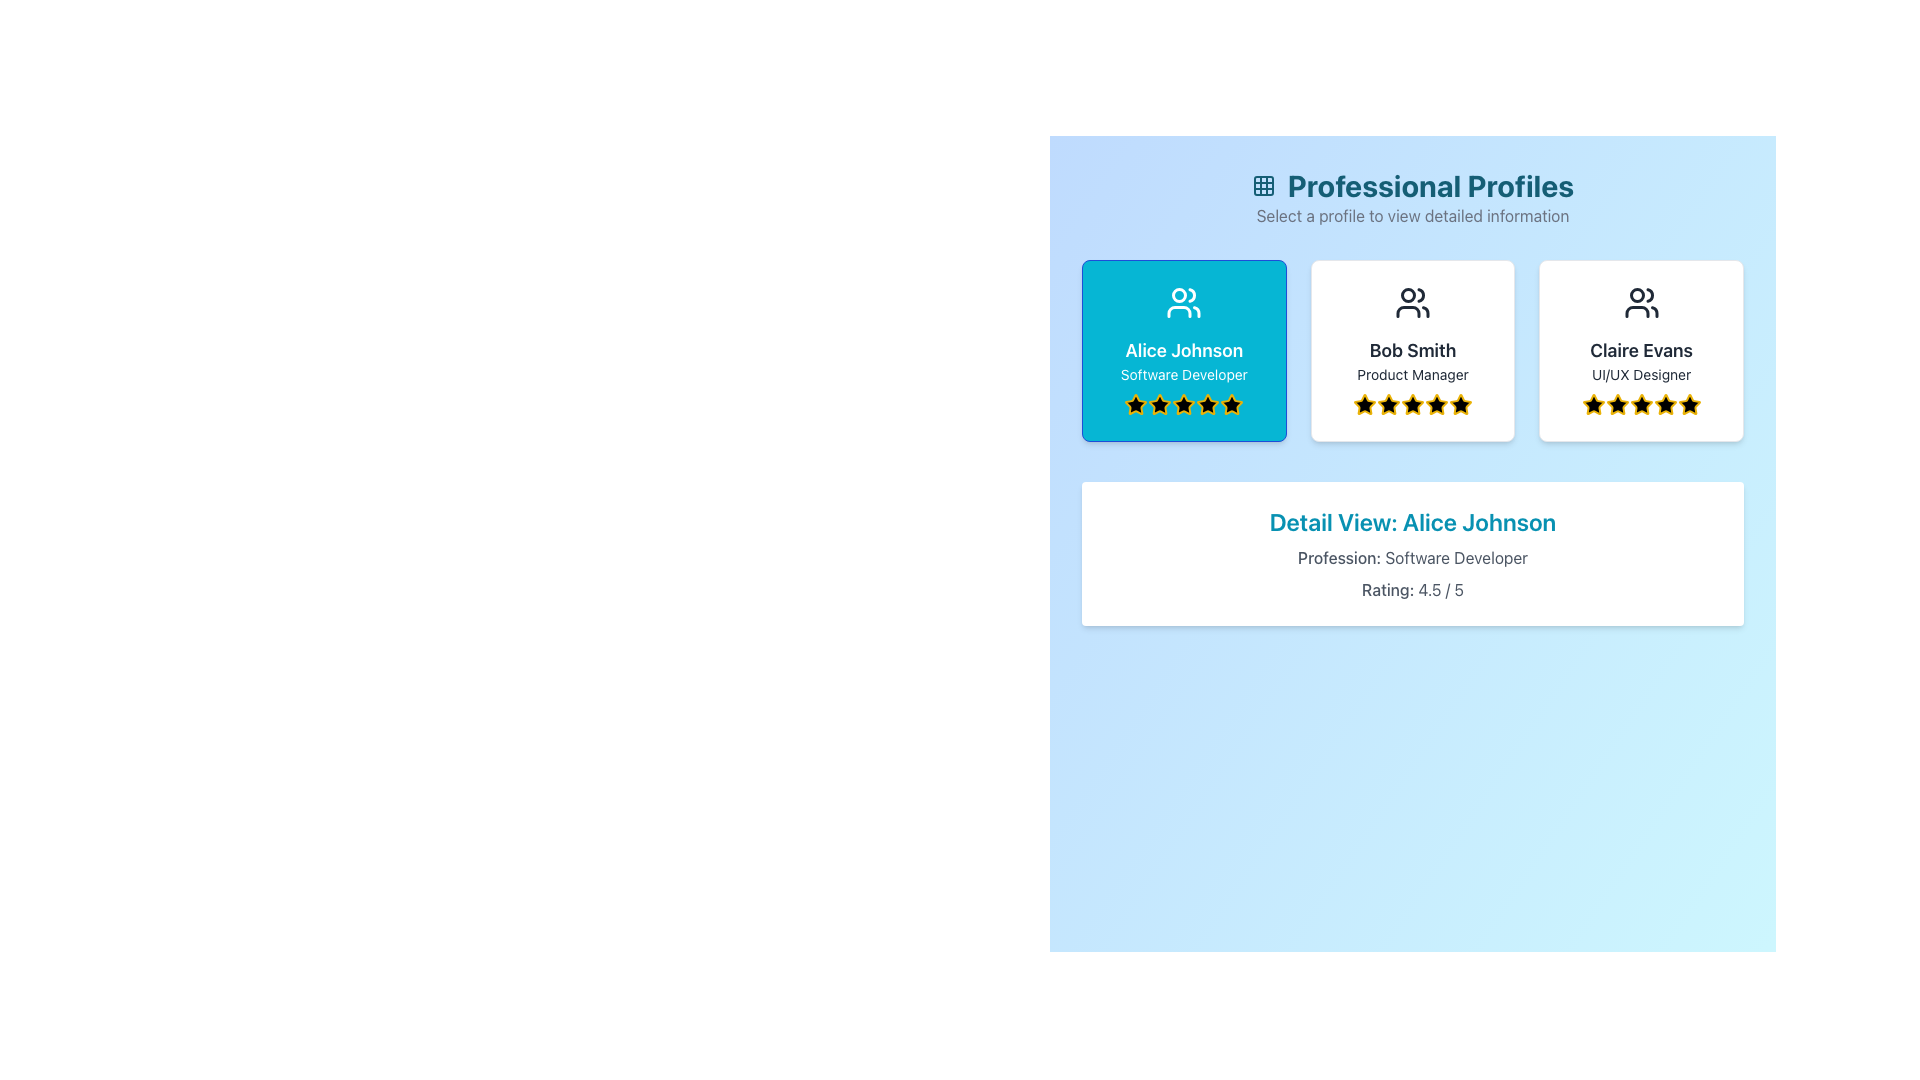 The height and width of the screenshot is (1080, 1920). Describe the element at coordinates (1460, 405) in the screenshot. I see `the fifth star icon in the second user card from the left, which represents the rating value for the user profile of 'Bob Smith - Product Manager'` at that location.